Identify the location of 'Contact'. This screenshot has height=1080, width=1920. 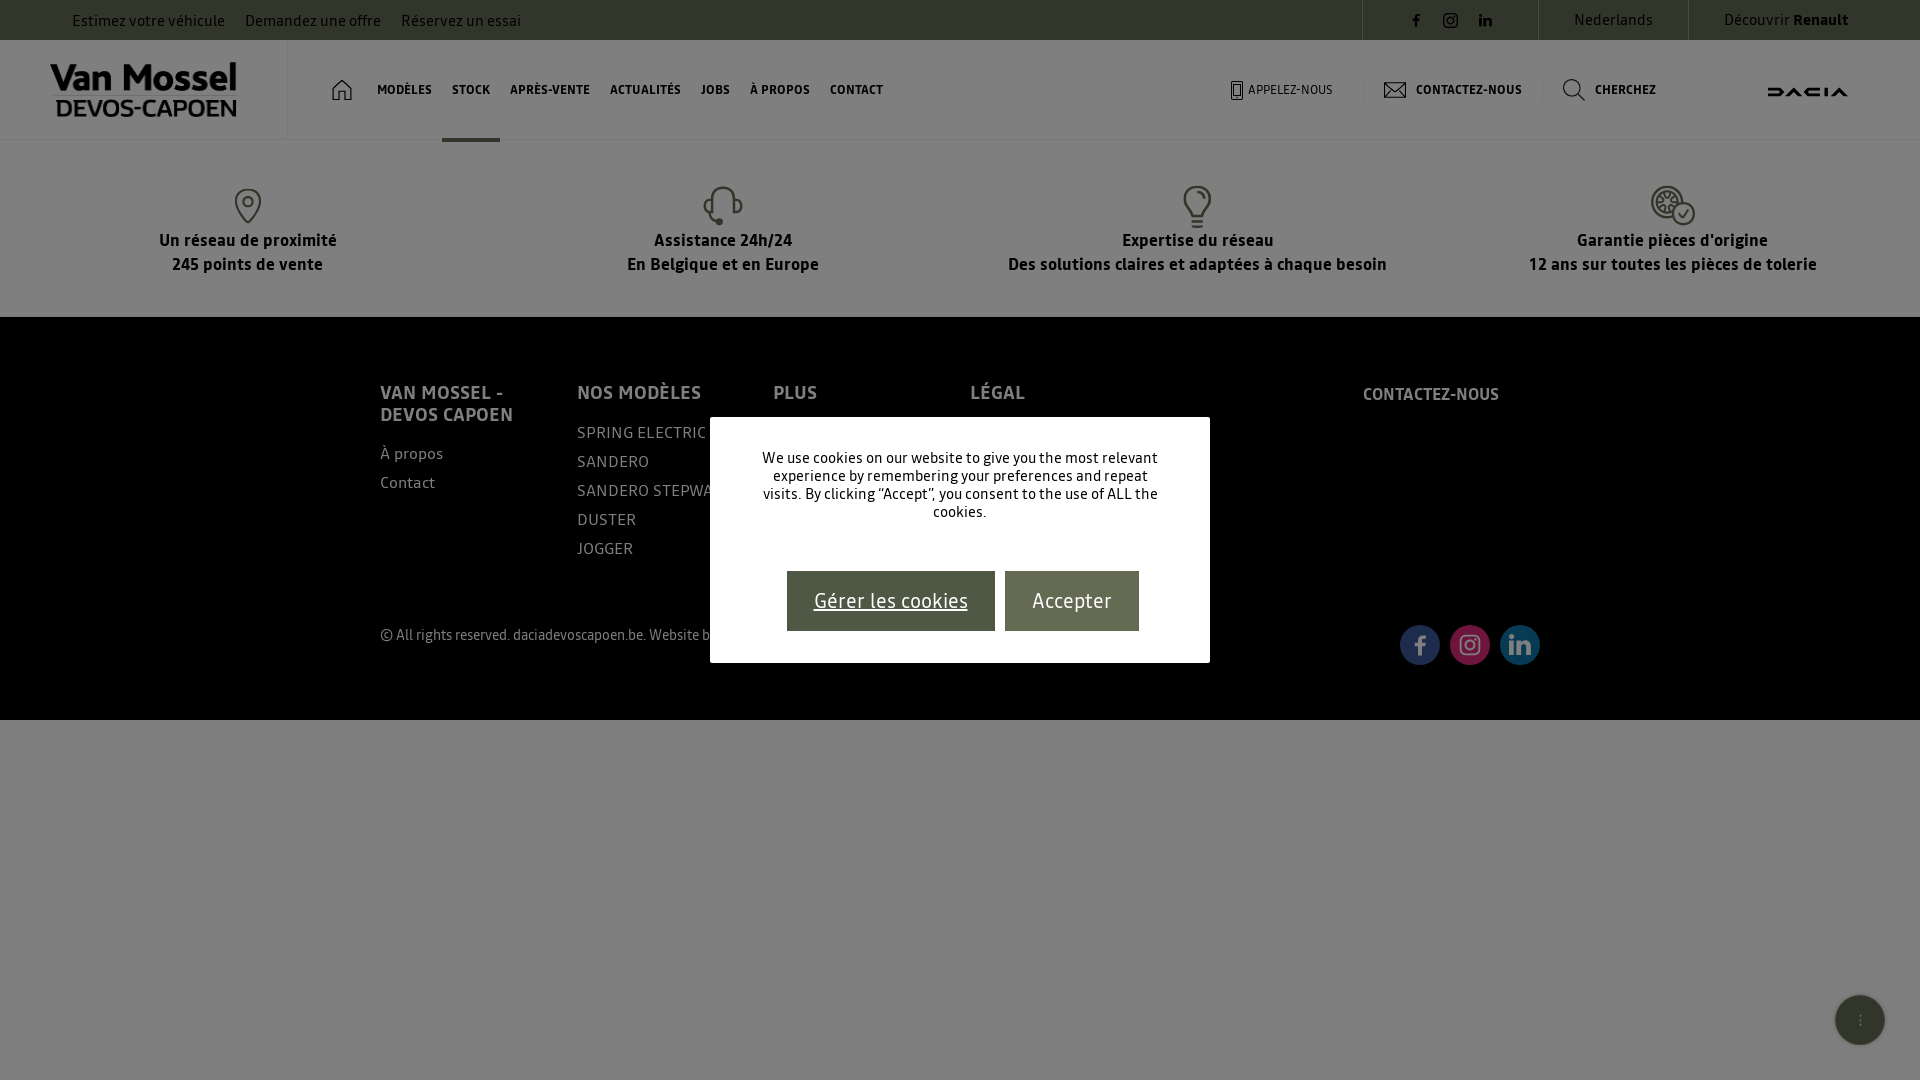
(467, 482).